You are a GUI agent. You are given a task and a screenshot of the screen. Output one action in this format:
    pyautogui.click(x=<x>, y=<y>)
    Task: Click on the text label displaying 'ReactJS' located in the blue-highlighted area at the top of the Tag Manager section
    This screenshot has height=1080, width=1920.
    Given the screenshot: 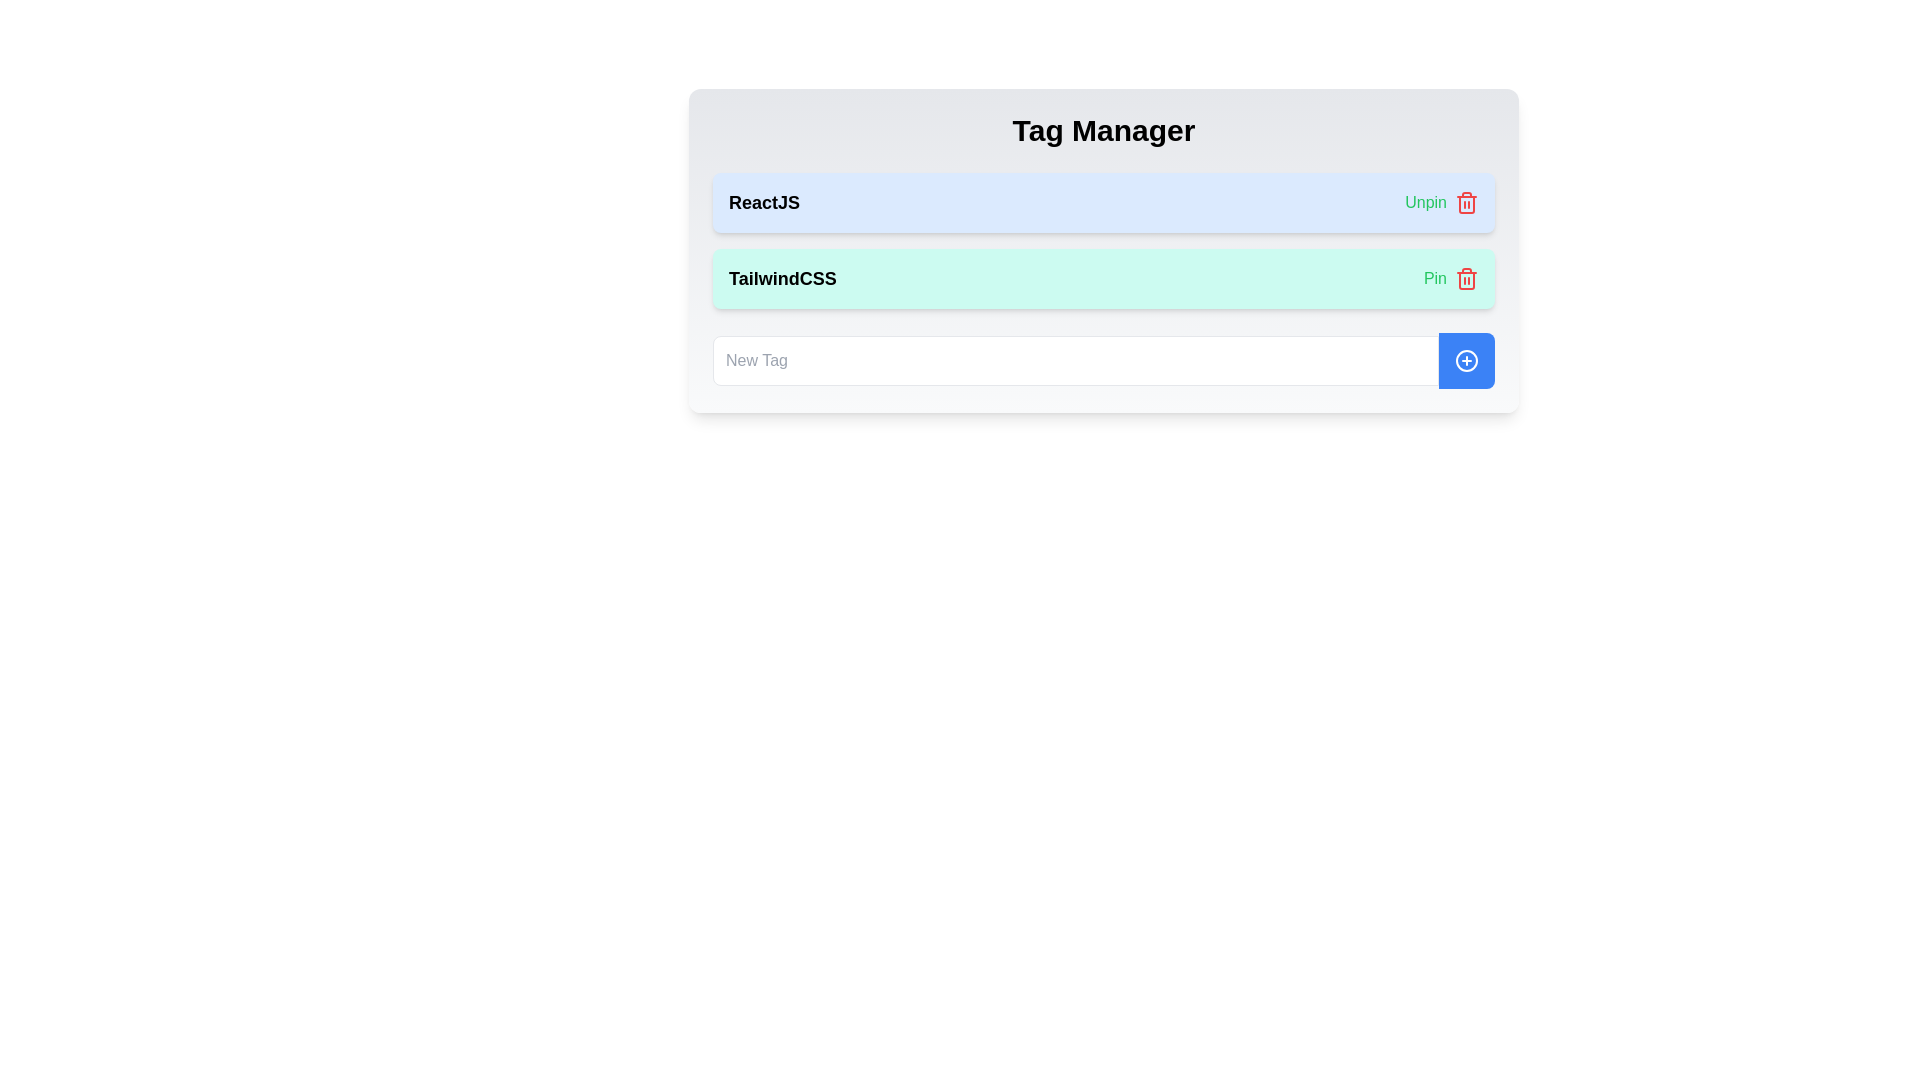 What is the action you would take?
    pyautogui.click(x=763, y=203)
    